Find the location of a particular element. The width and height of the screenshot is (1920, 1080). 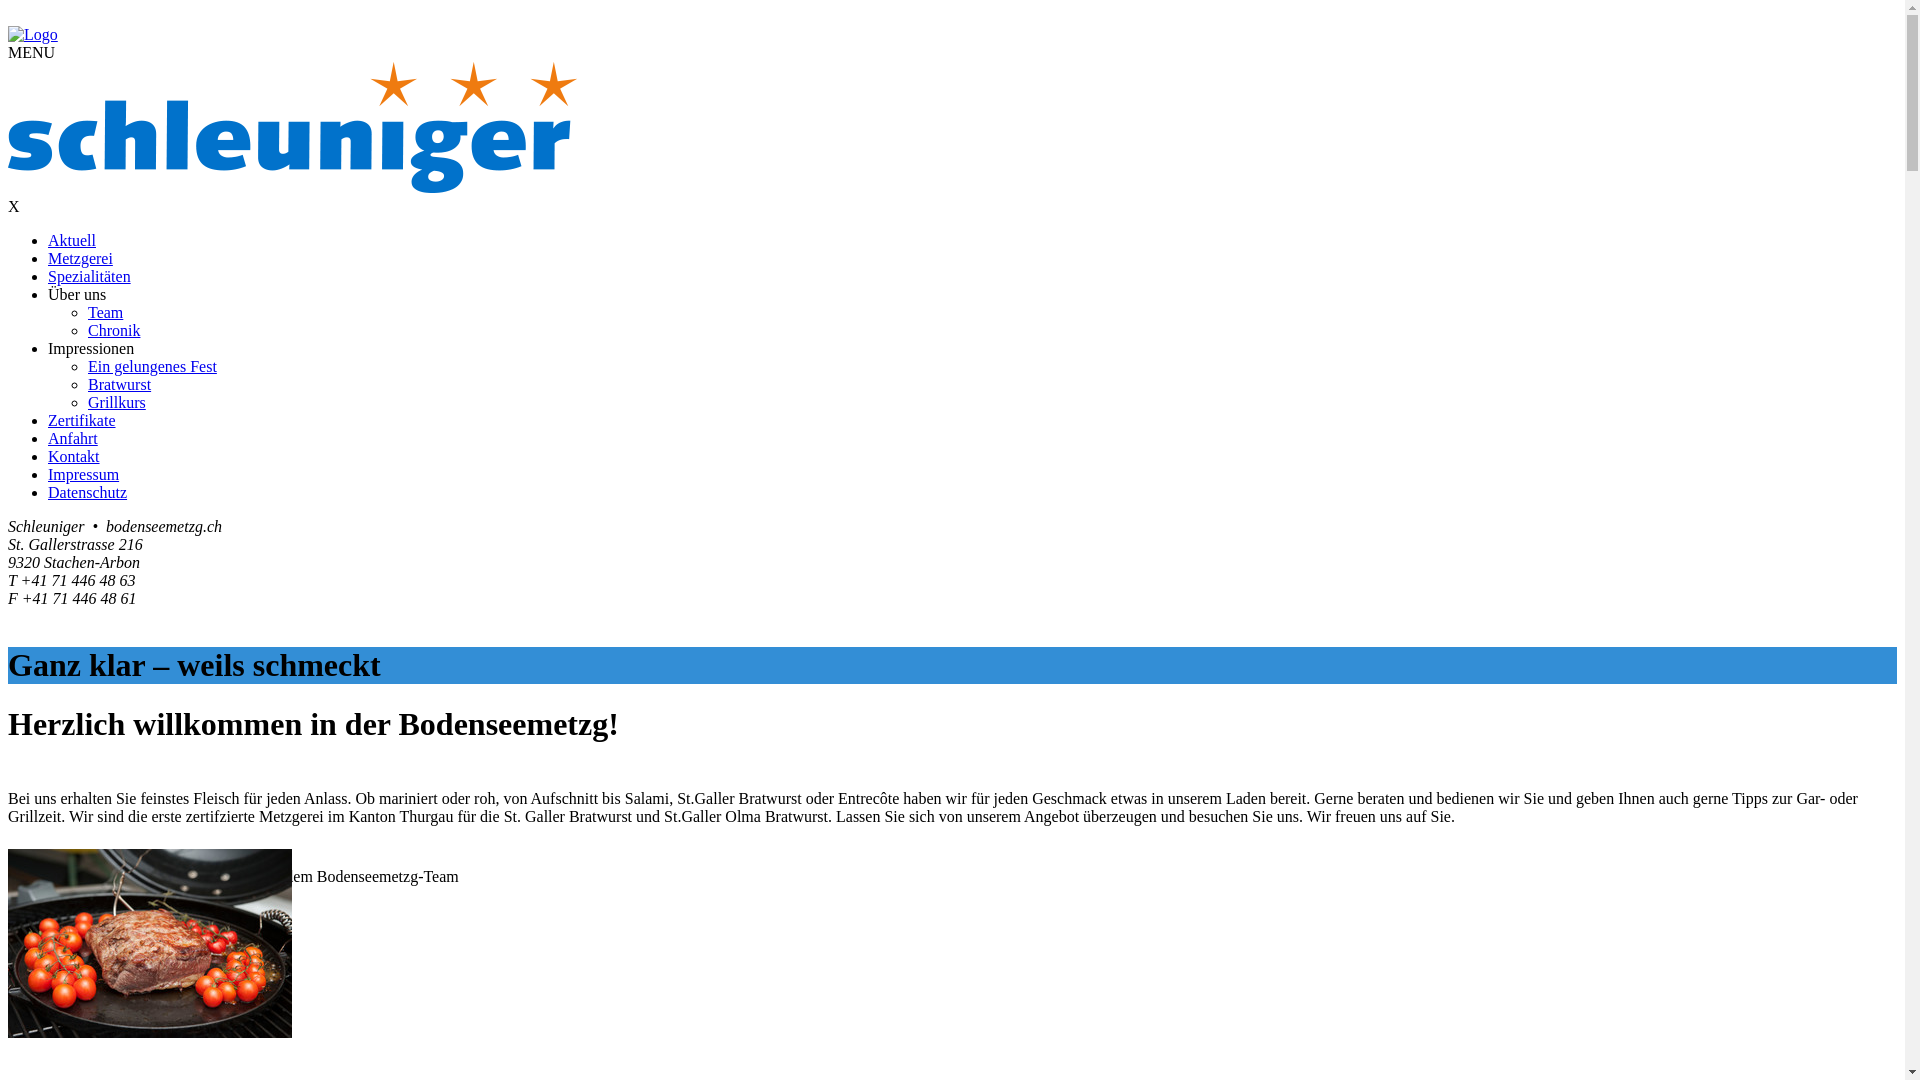

'Team' is located at coordinates (104, 312).